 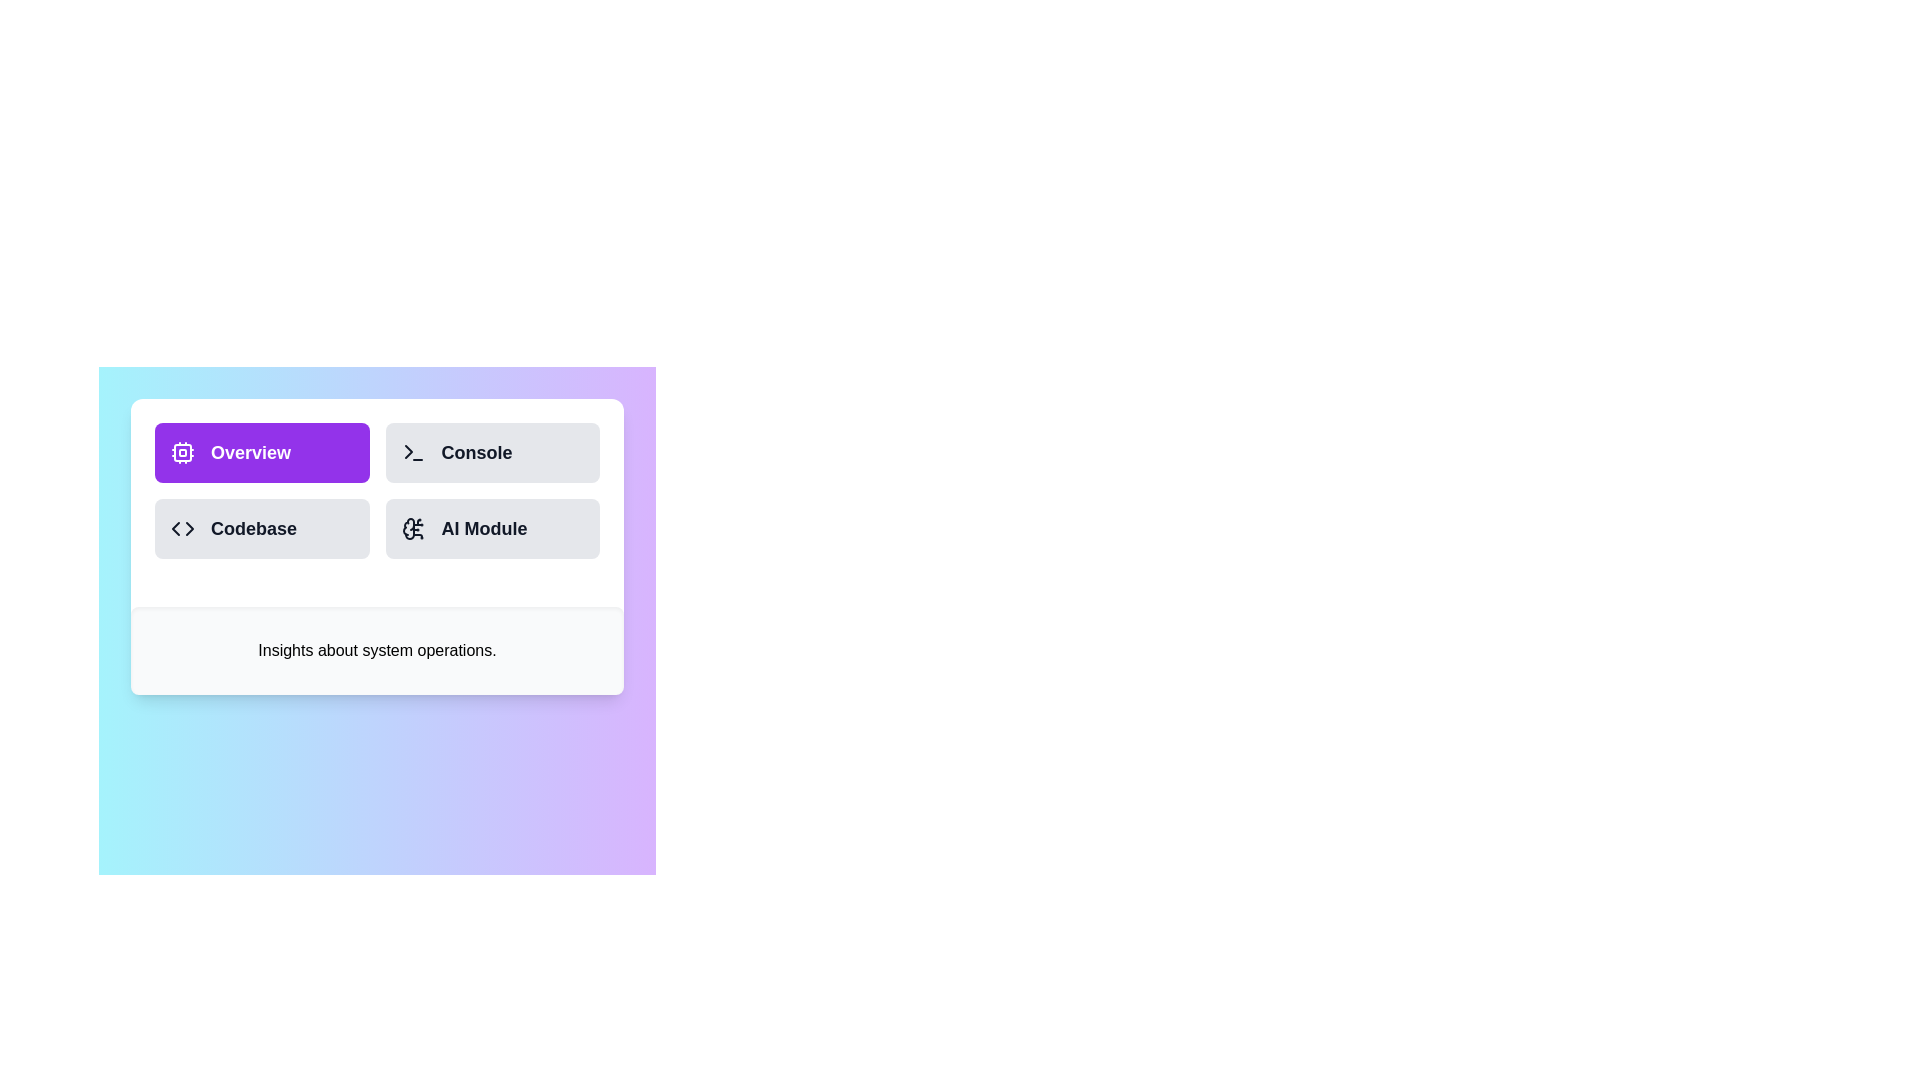 I want to click on the Console button to switch to the corresponding tab, so click(x=491, y=452).